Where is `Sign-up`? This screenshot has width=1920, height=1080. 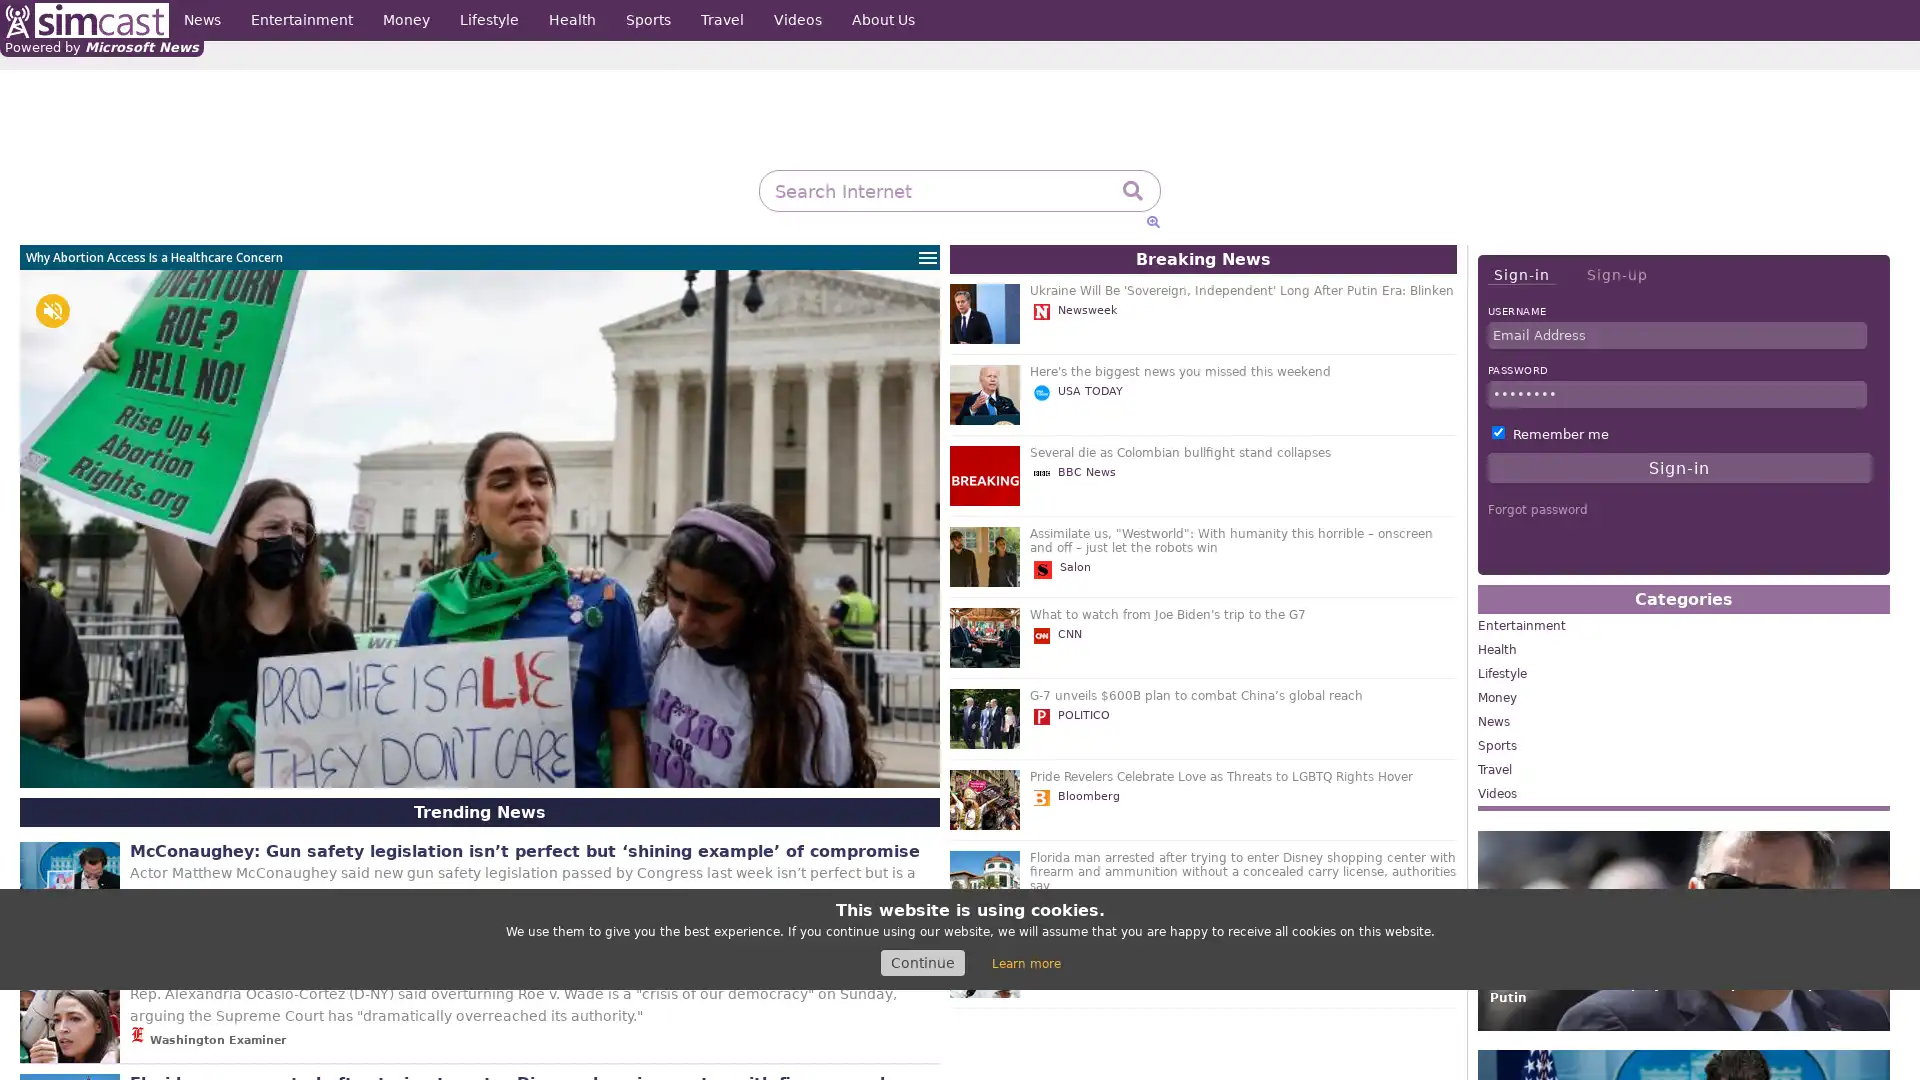
Sign-up is located at coordinates (1616, 274).